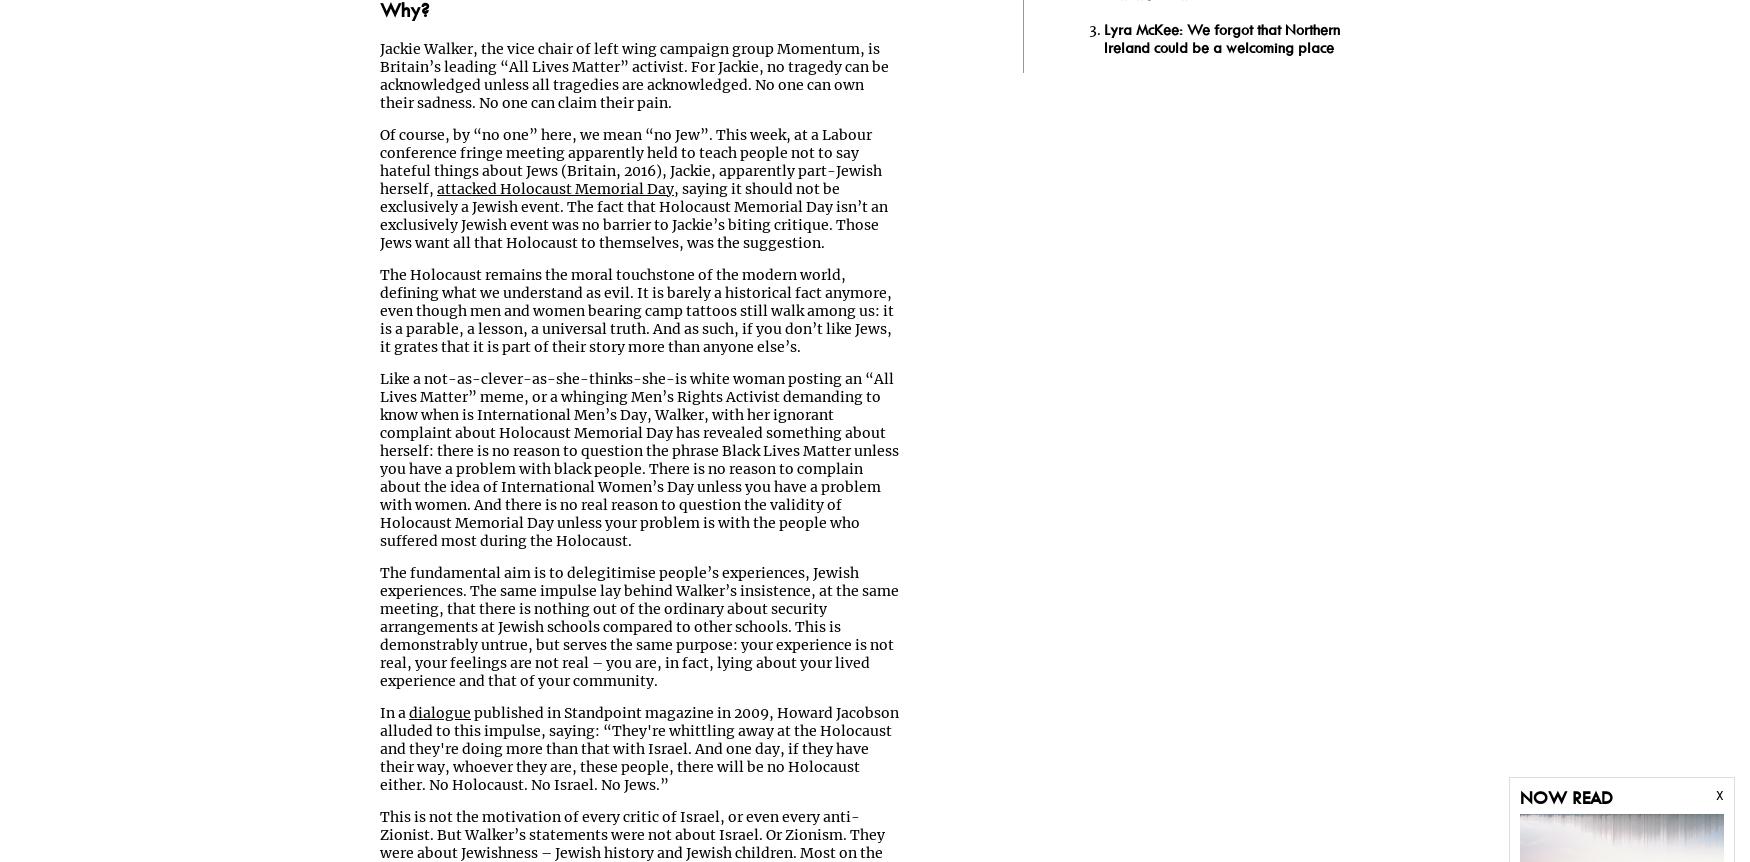 The width and height of the screenshot is (1750, 862). What do you see at coordinates (1104, 38) in the screenshot?
I see `'Lyra McKee: We forgot that Northern Ireland could be a welcoming place'` at bounding box center [1104, 38].